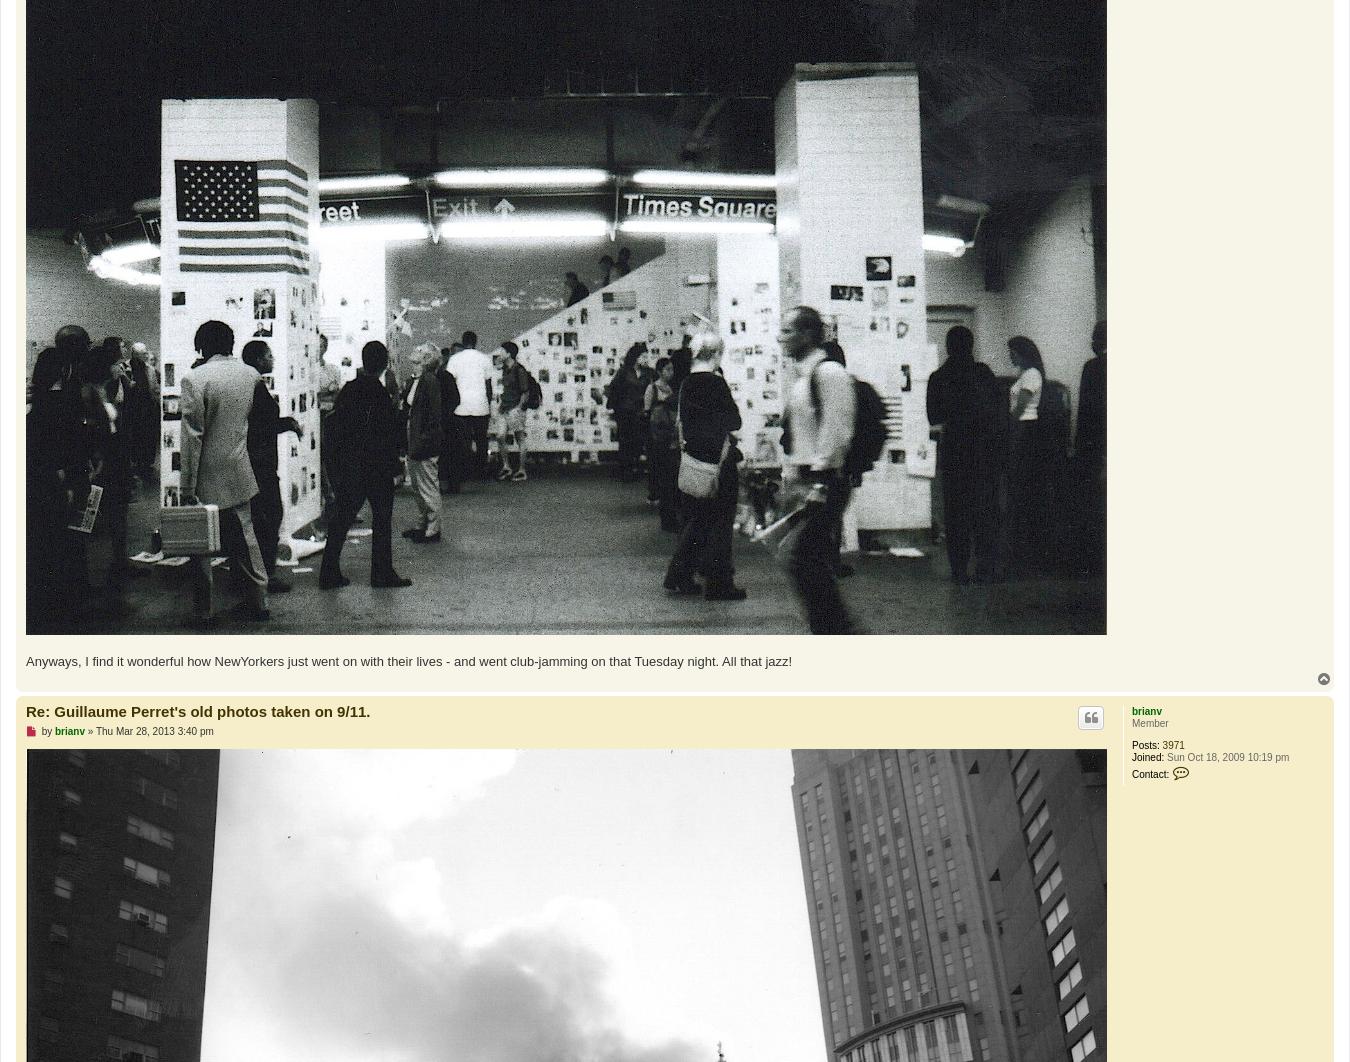 Image resolution: width=1350 pixels, height=1062 pixels. Describe the element at coordinates (1172, 745) in the screenshot. I see `'3971'` at that location.